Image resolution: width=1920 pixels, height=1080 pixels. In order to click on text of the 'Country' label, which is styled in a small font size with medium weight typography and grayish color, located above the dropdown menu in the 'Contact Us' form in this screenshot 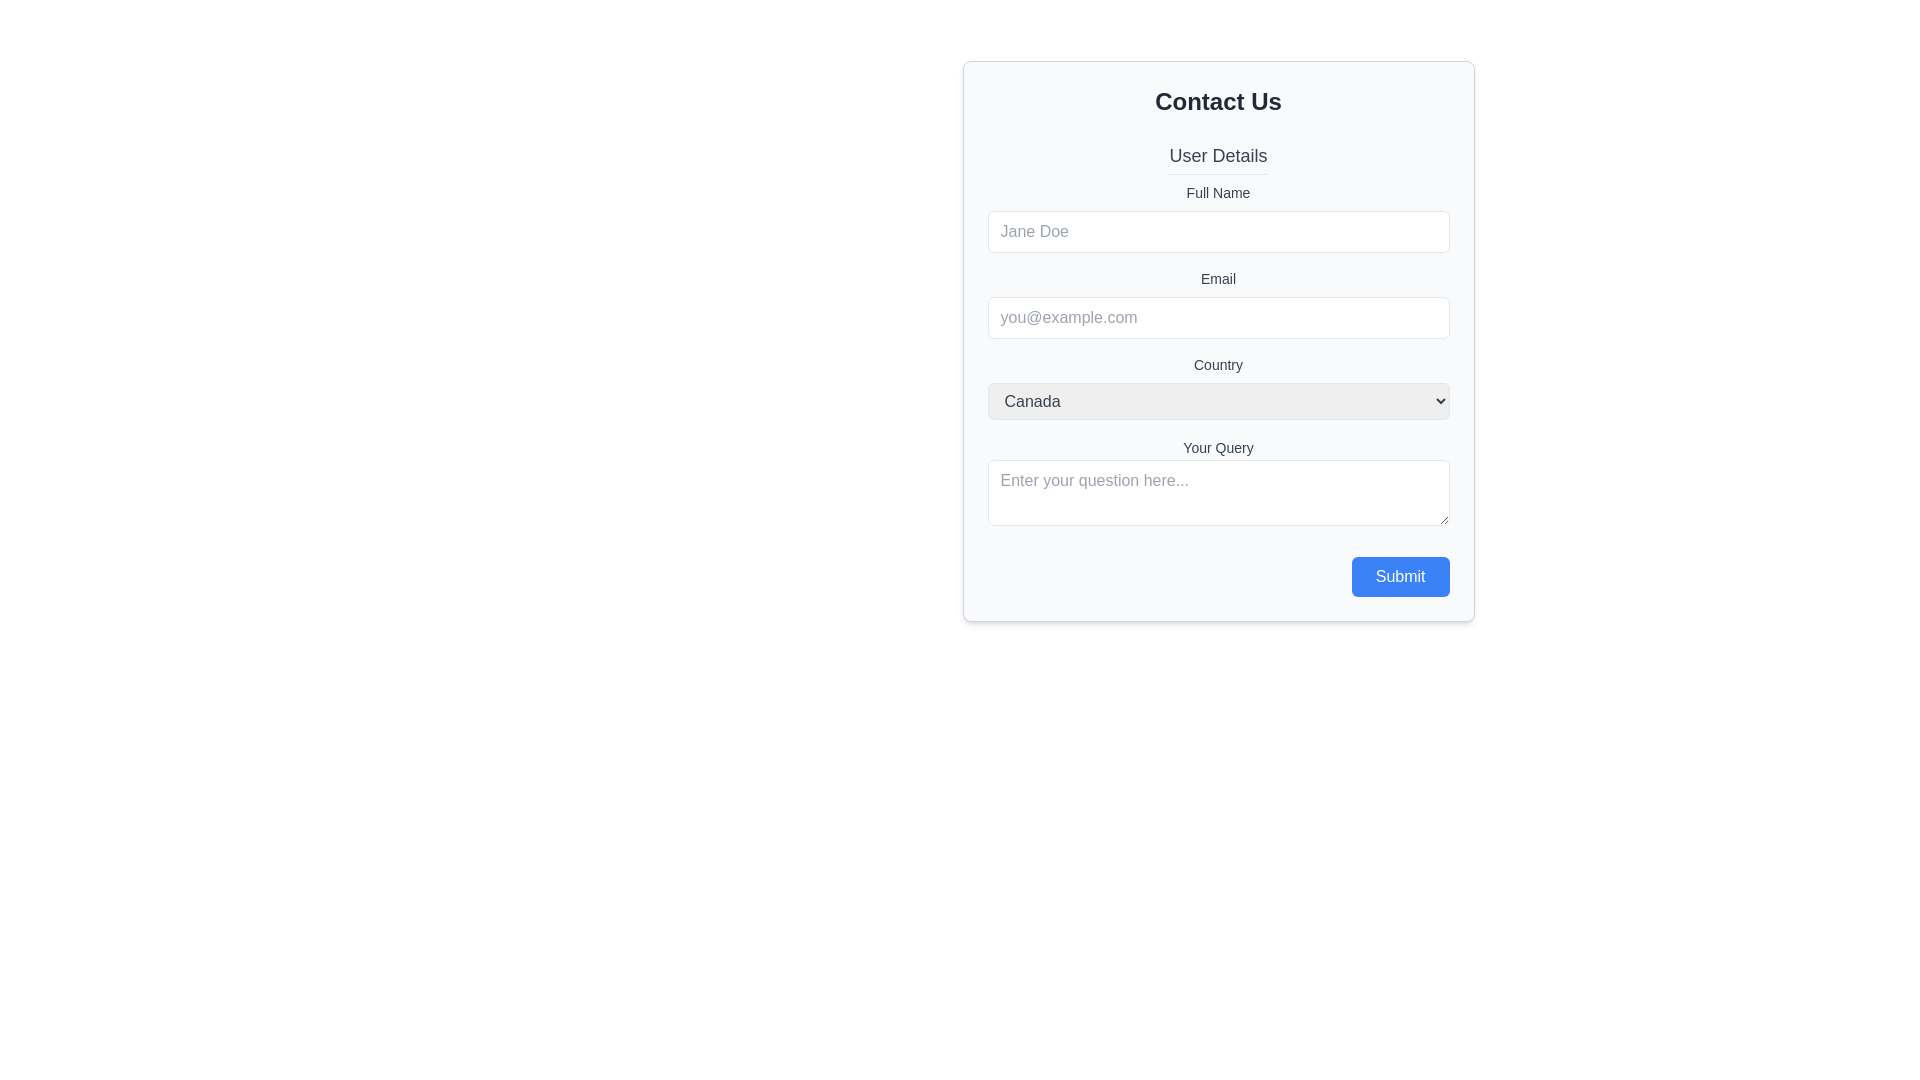, I will do `click(1217, 365)`.